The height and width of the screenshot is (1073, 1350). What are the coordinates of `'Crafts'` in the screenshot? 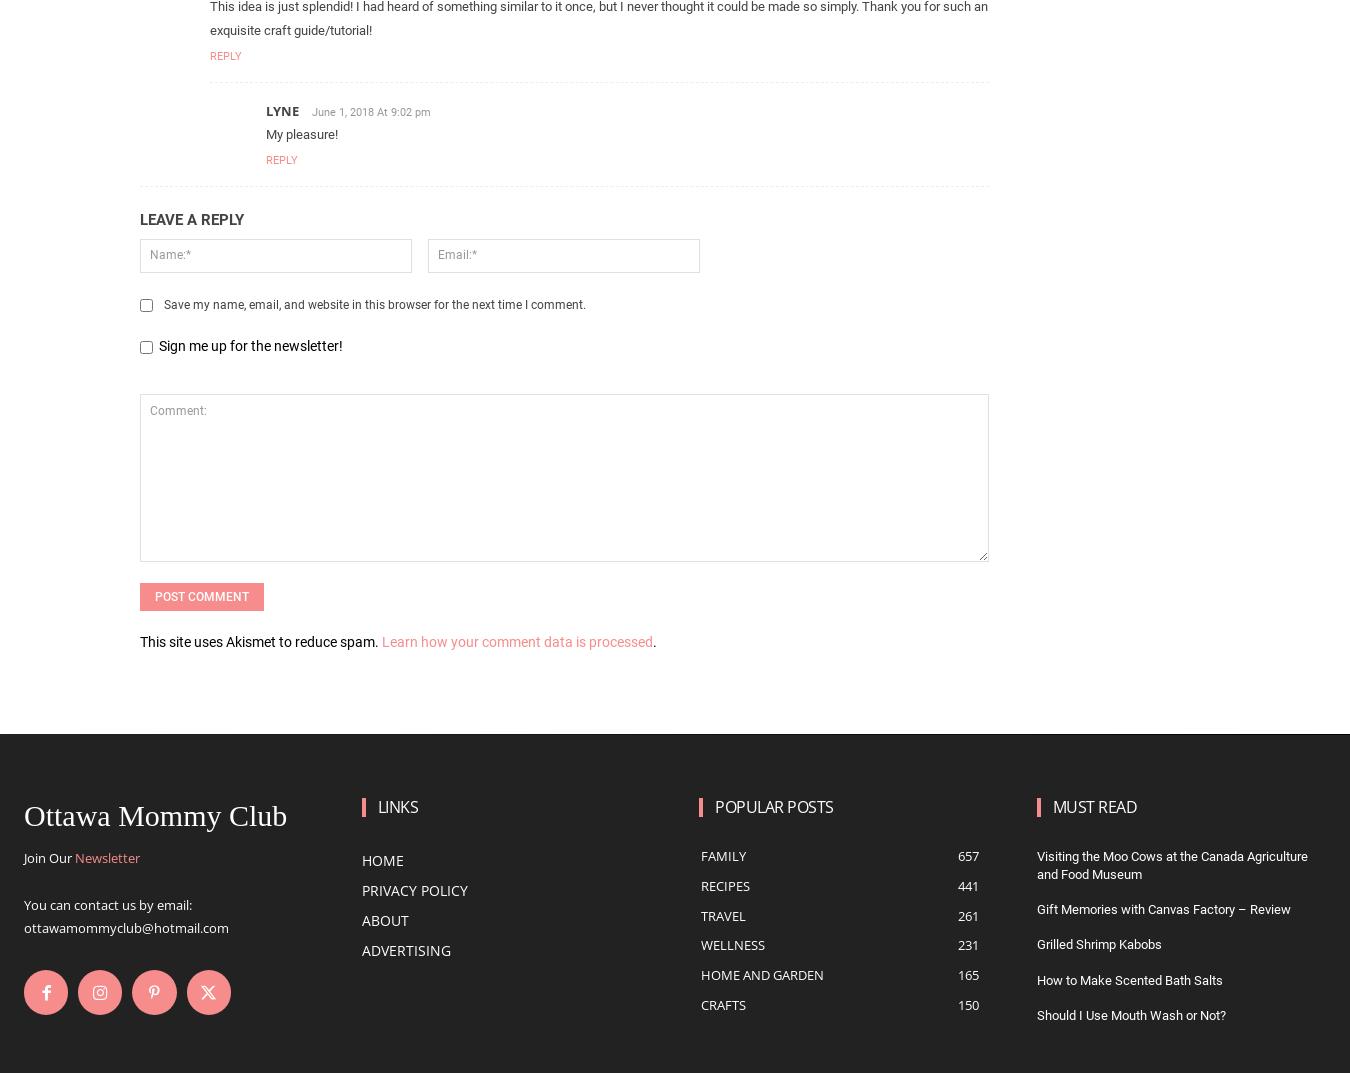 It's located at (722, 1003).